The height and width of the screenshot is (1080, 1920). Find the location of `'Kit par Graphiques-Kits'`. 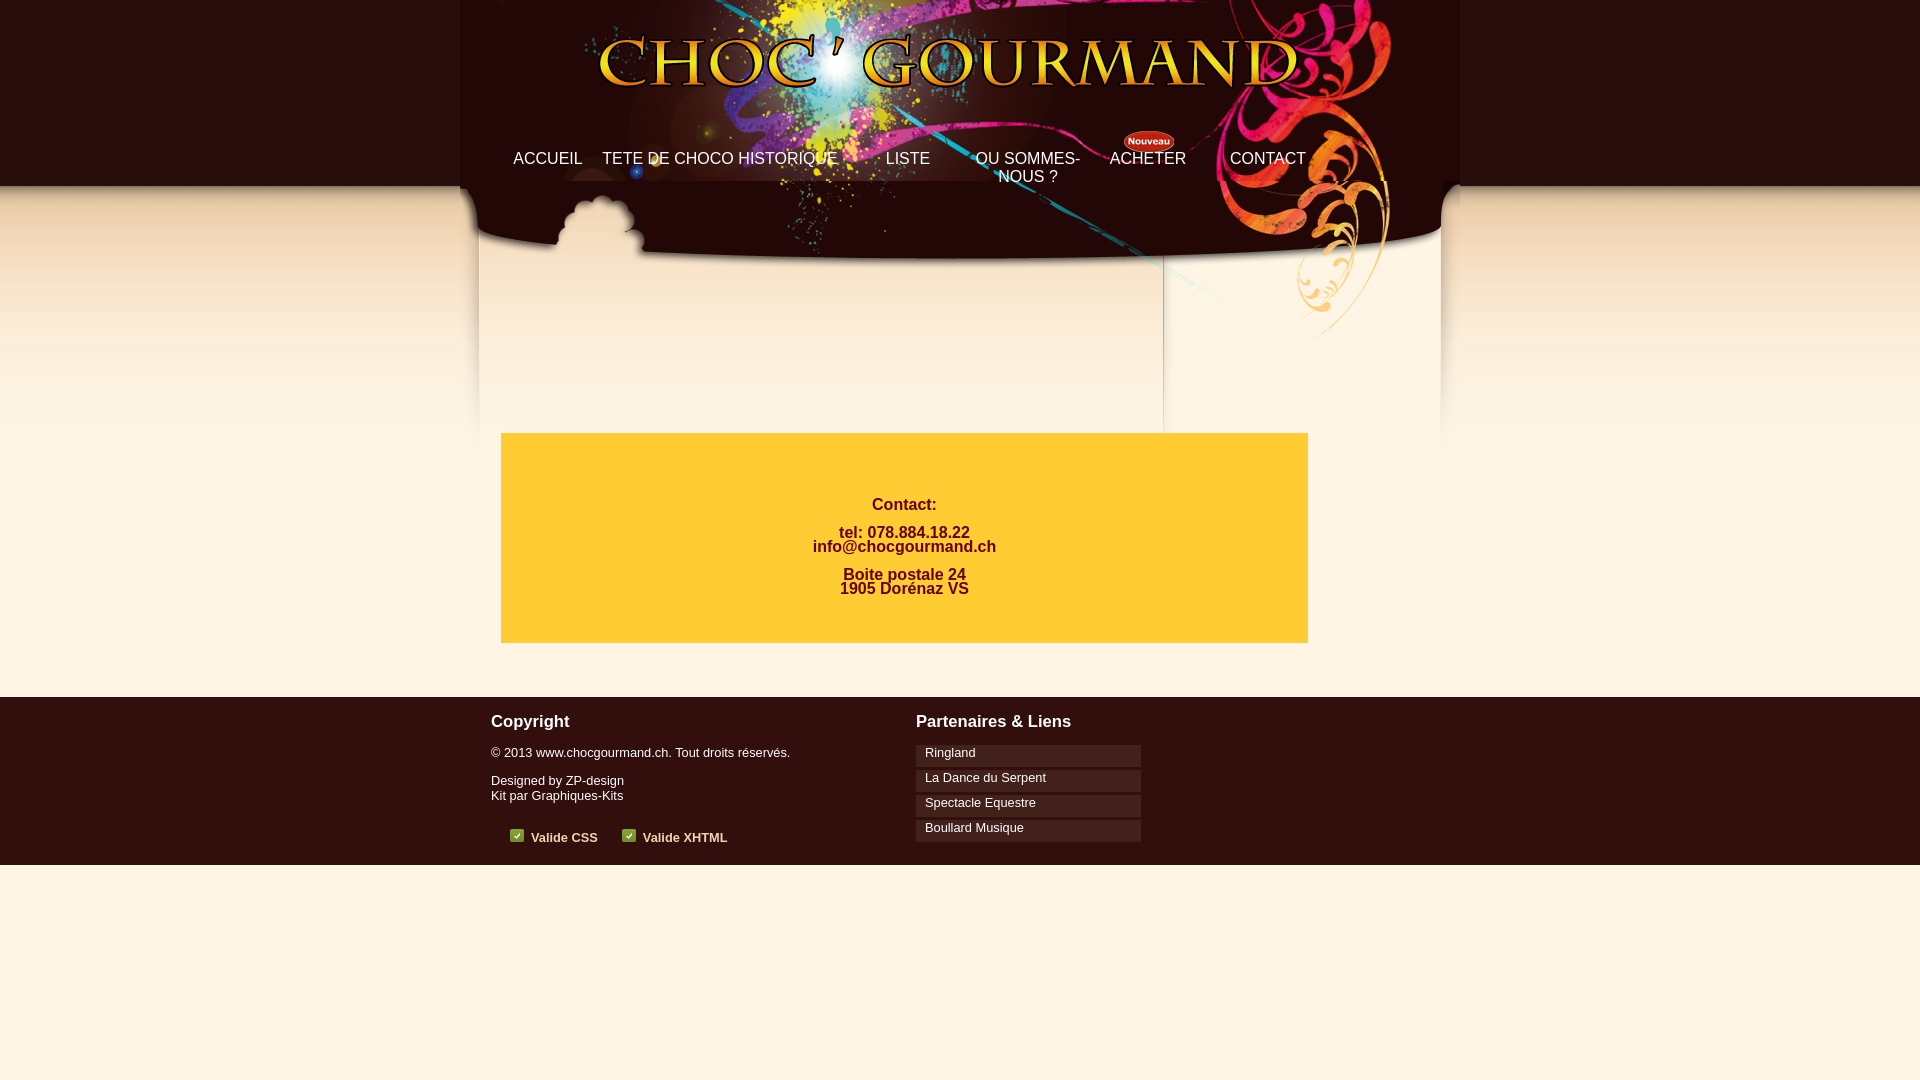

'Kit par Graphiques-Kits' is located at coordinates (556, 794).